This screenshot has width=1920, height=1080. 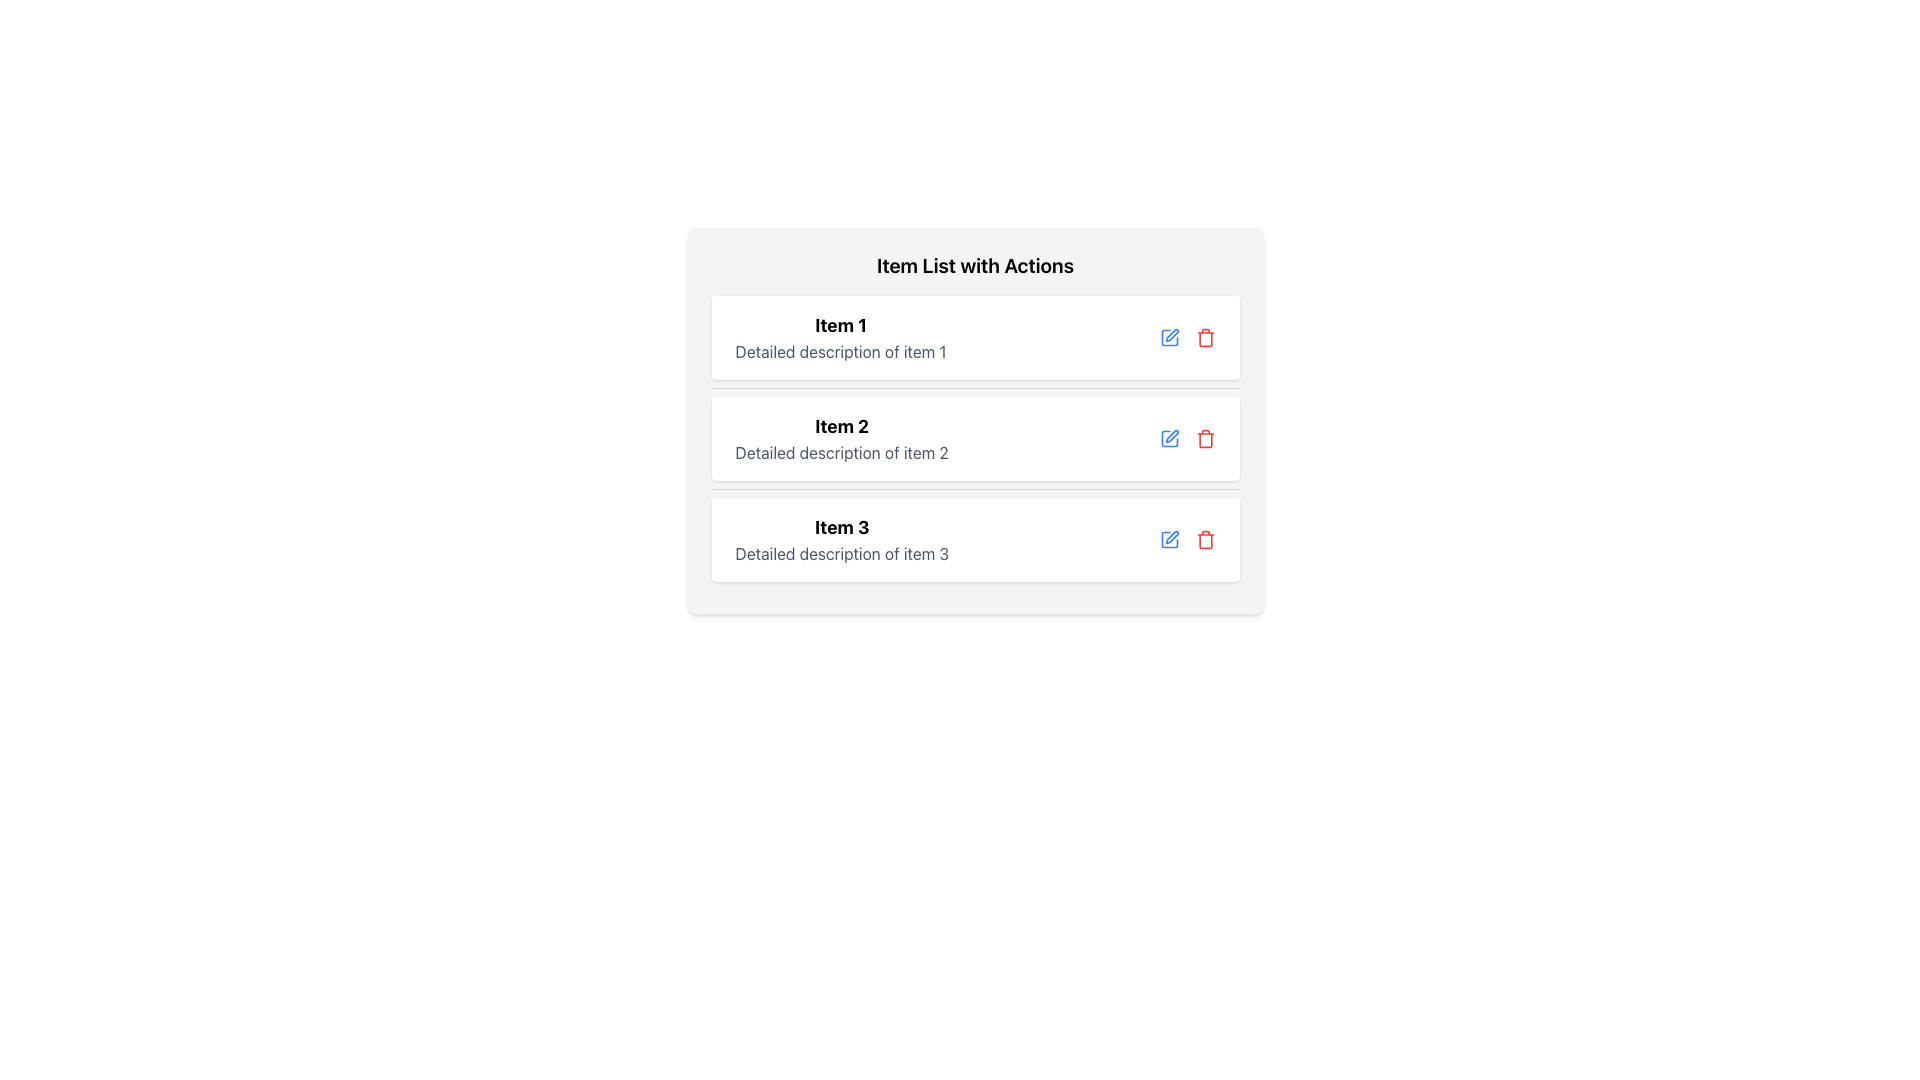 What do you see at coordinates (1171, 435) in the screenshot?
I see `the edit icon button located on the far left side of the interactive icons in the 'Item 2' row` at bounding box center [1171, 435].